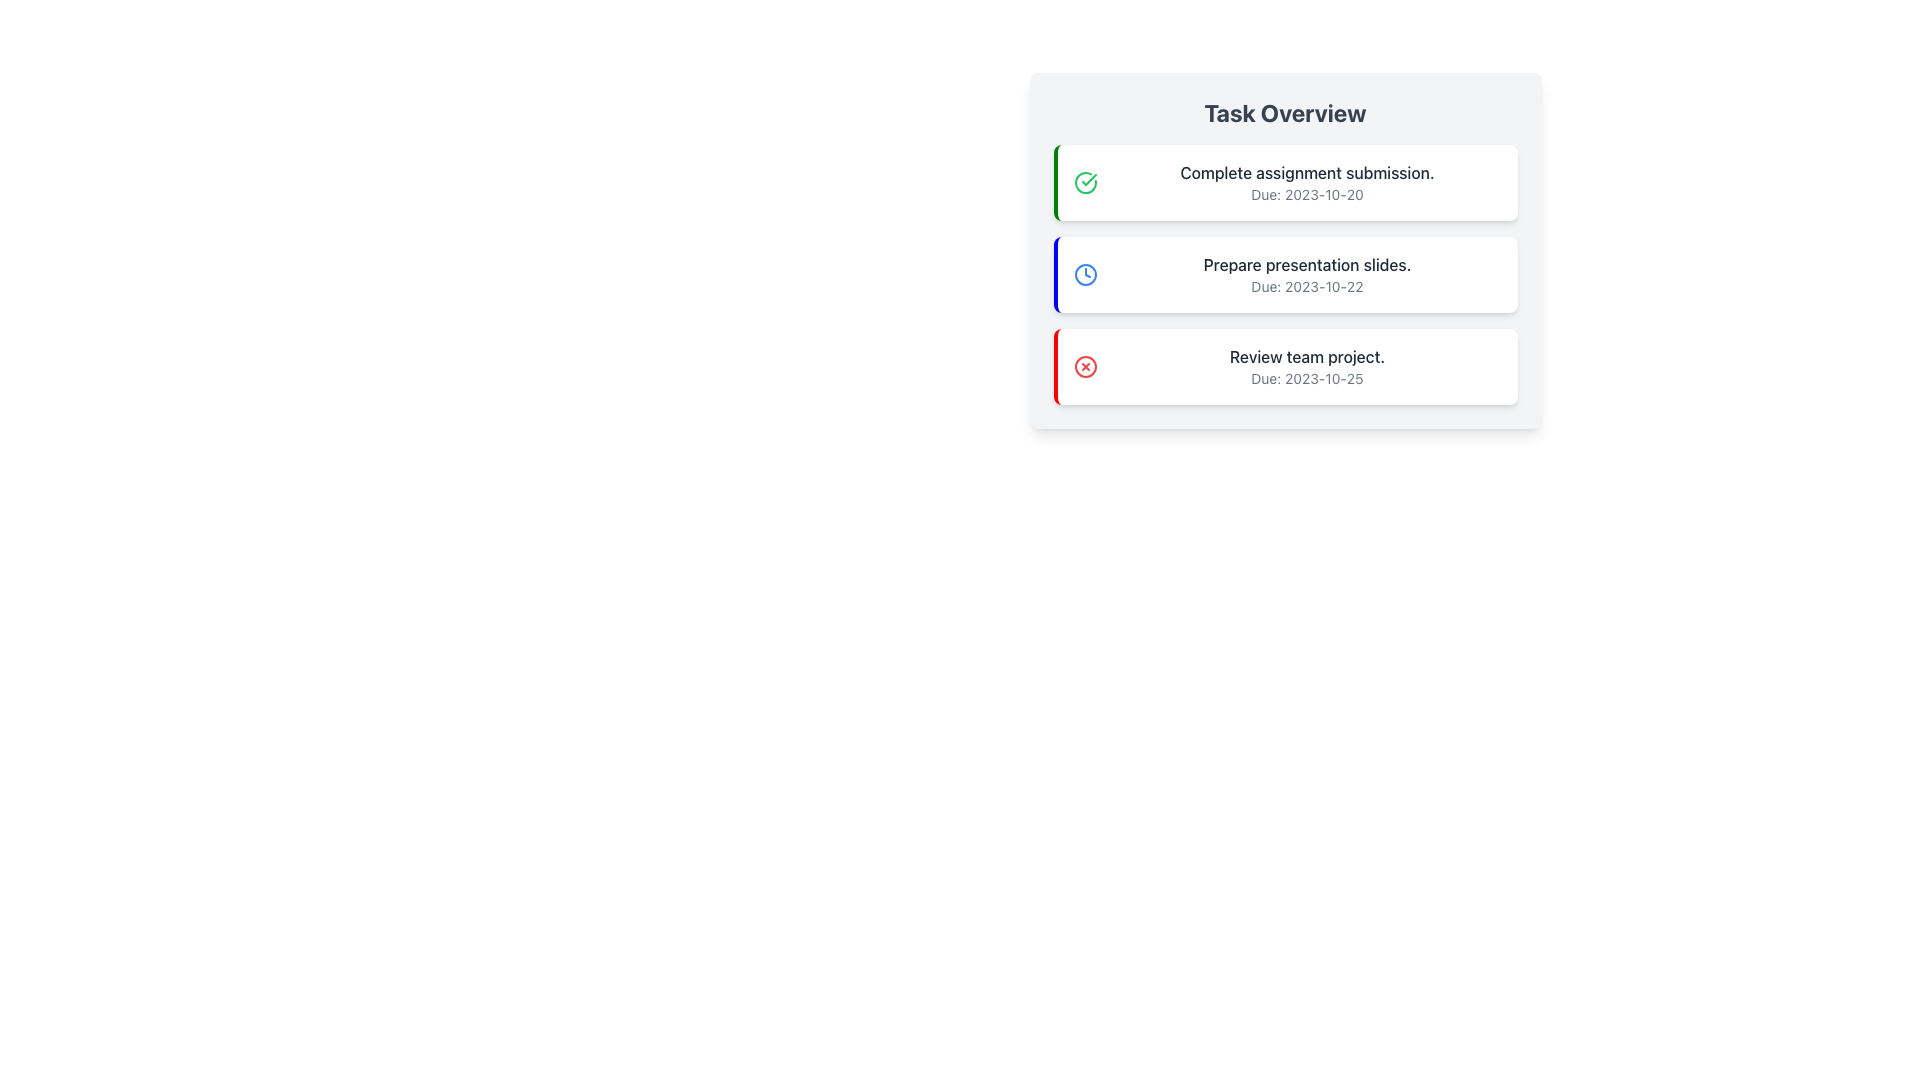 The height and width of the screenshot is (1080, 1920). What do you see at coordinates (1084, 366) in the screenshot?
I see `the SVG circle element that represents the error or cancellation icon for the 'Review team project' task, located at the bottom of the task list` at bounding box center [1084, 366].